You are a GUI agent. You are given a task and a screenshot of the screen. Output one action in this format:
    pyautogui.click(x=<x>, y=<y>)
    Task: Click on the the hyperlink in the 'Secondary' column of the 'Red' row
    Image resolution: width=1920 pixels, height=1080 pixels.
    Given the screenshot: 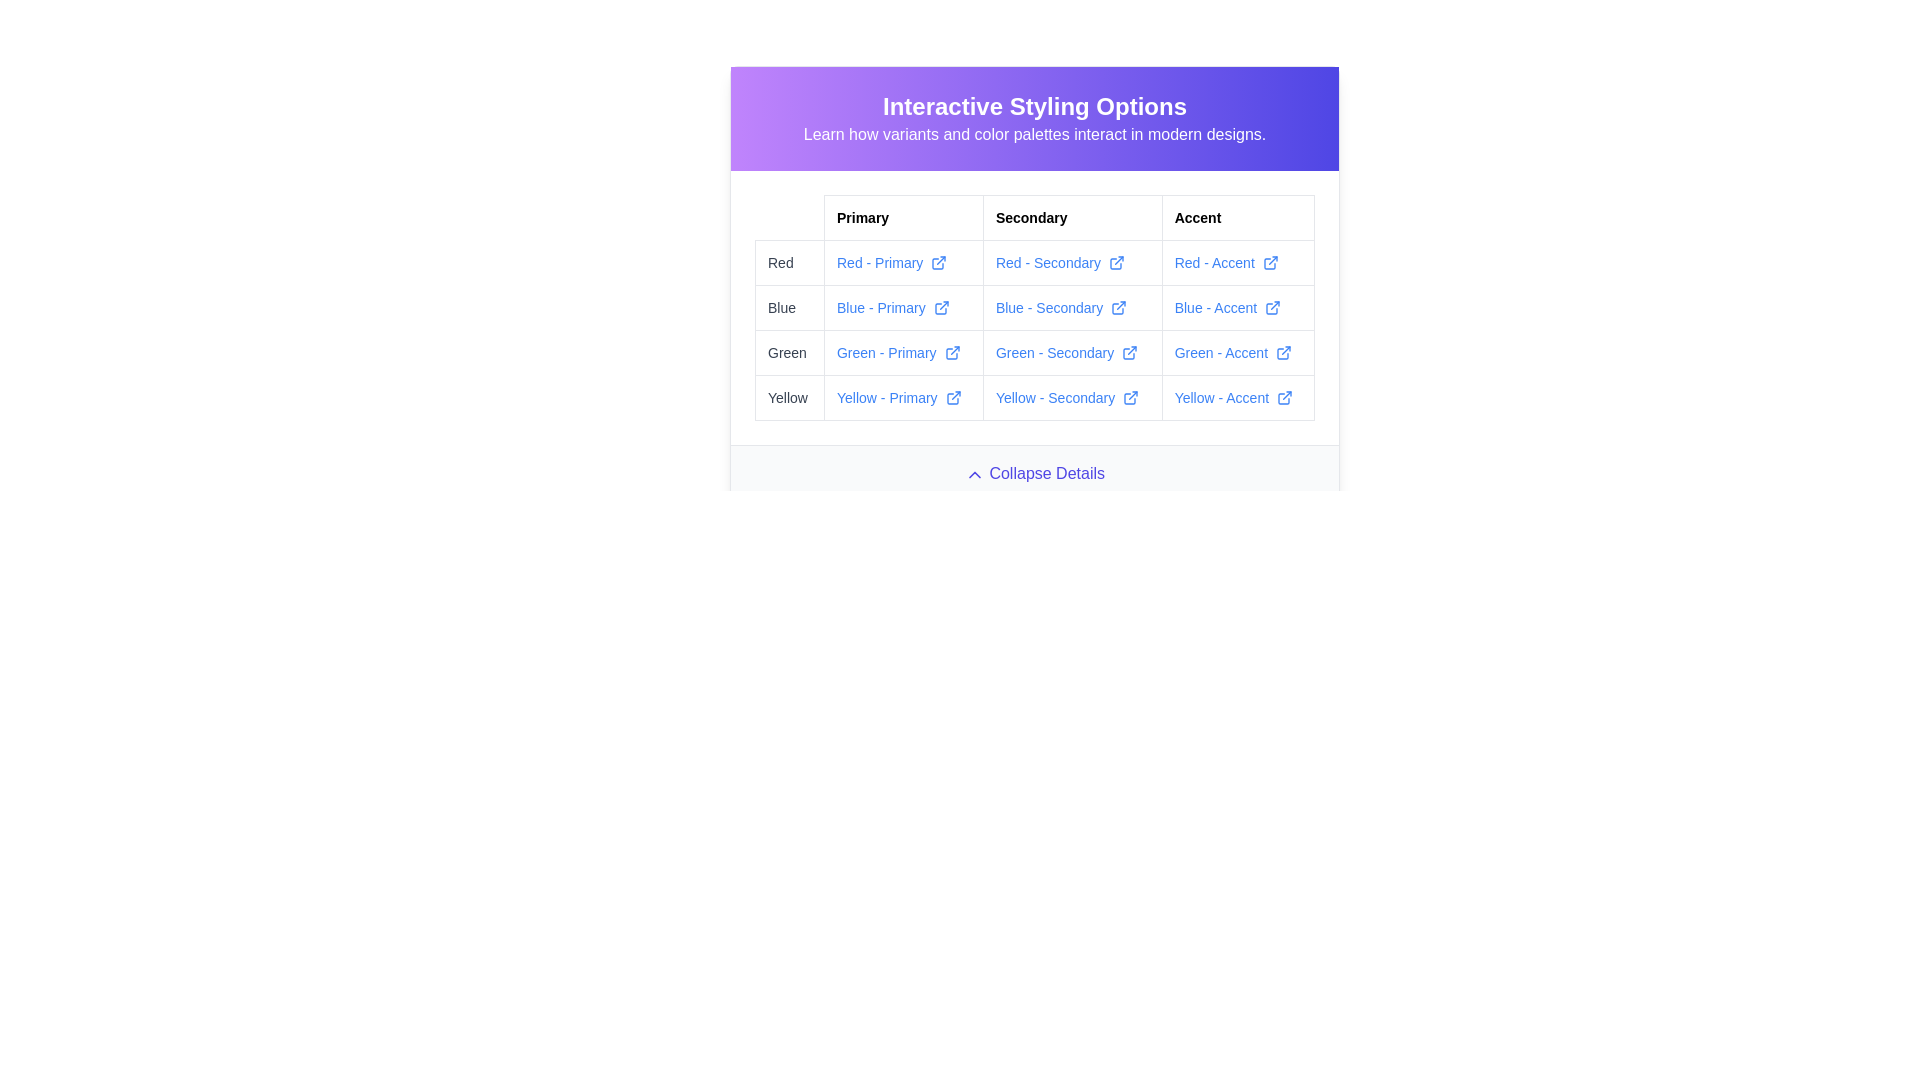 What is the action you would take?
    pyautogui.click(x=1071, y=261)
    